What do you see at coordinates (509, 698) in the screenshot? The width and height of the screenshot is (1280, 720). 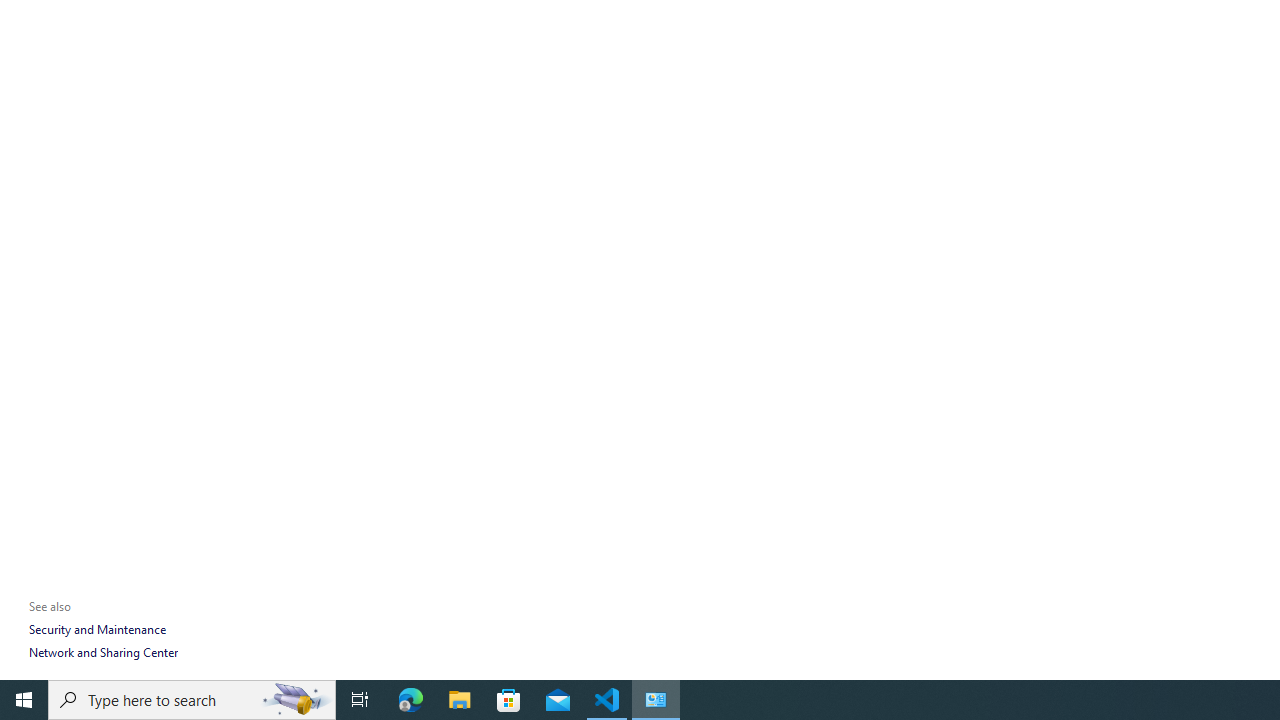 I see `'Microsoft Store'` at bounding box center [509, 698].